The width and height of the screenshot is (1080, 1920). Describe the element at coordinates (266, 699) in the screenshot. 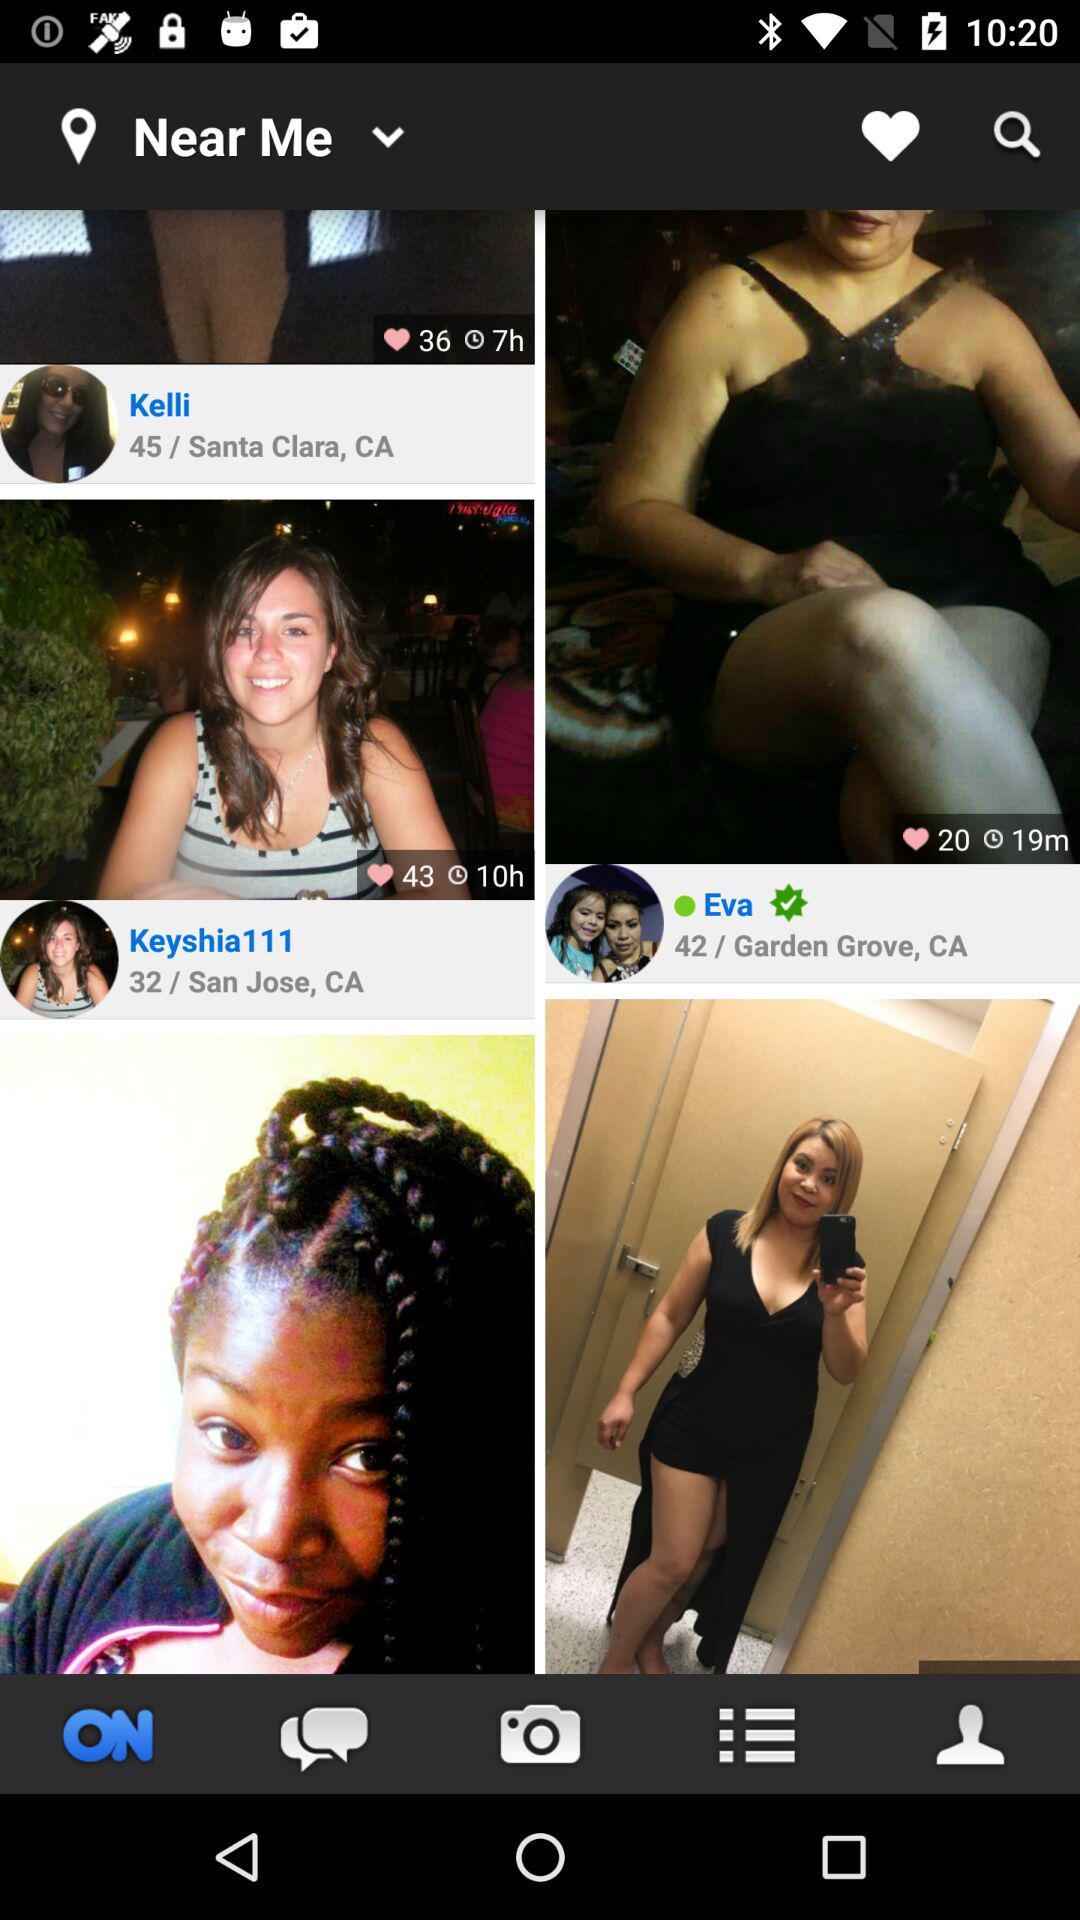

I see `enlarge selected image` at that location.